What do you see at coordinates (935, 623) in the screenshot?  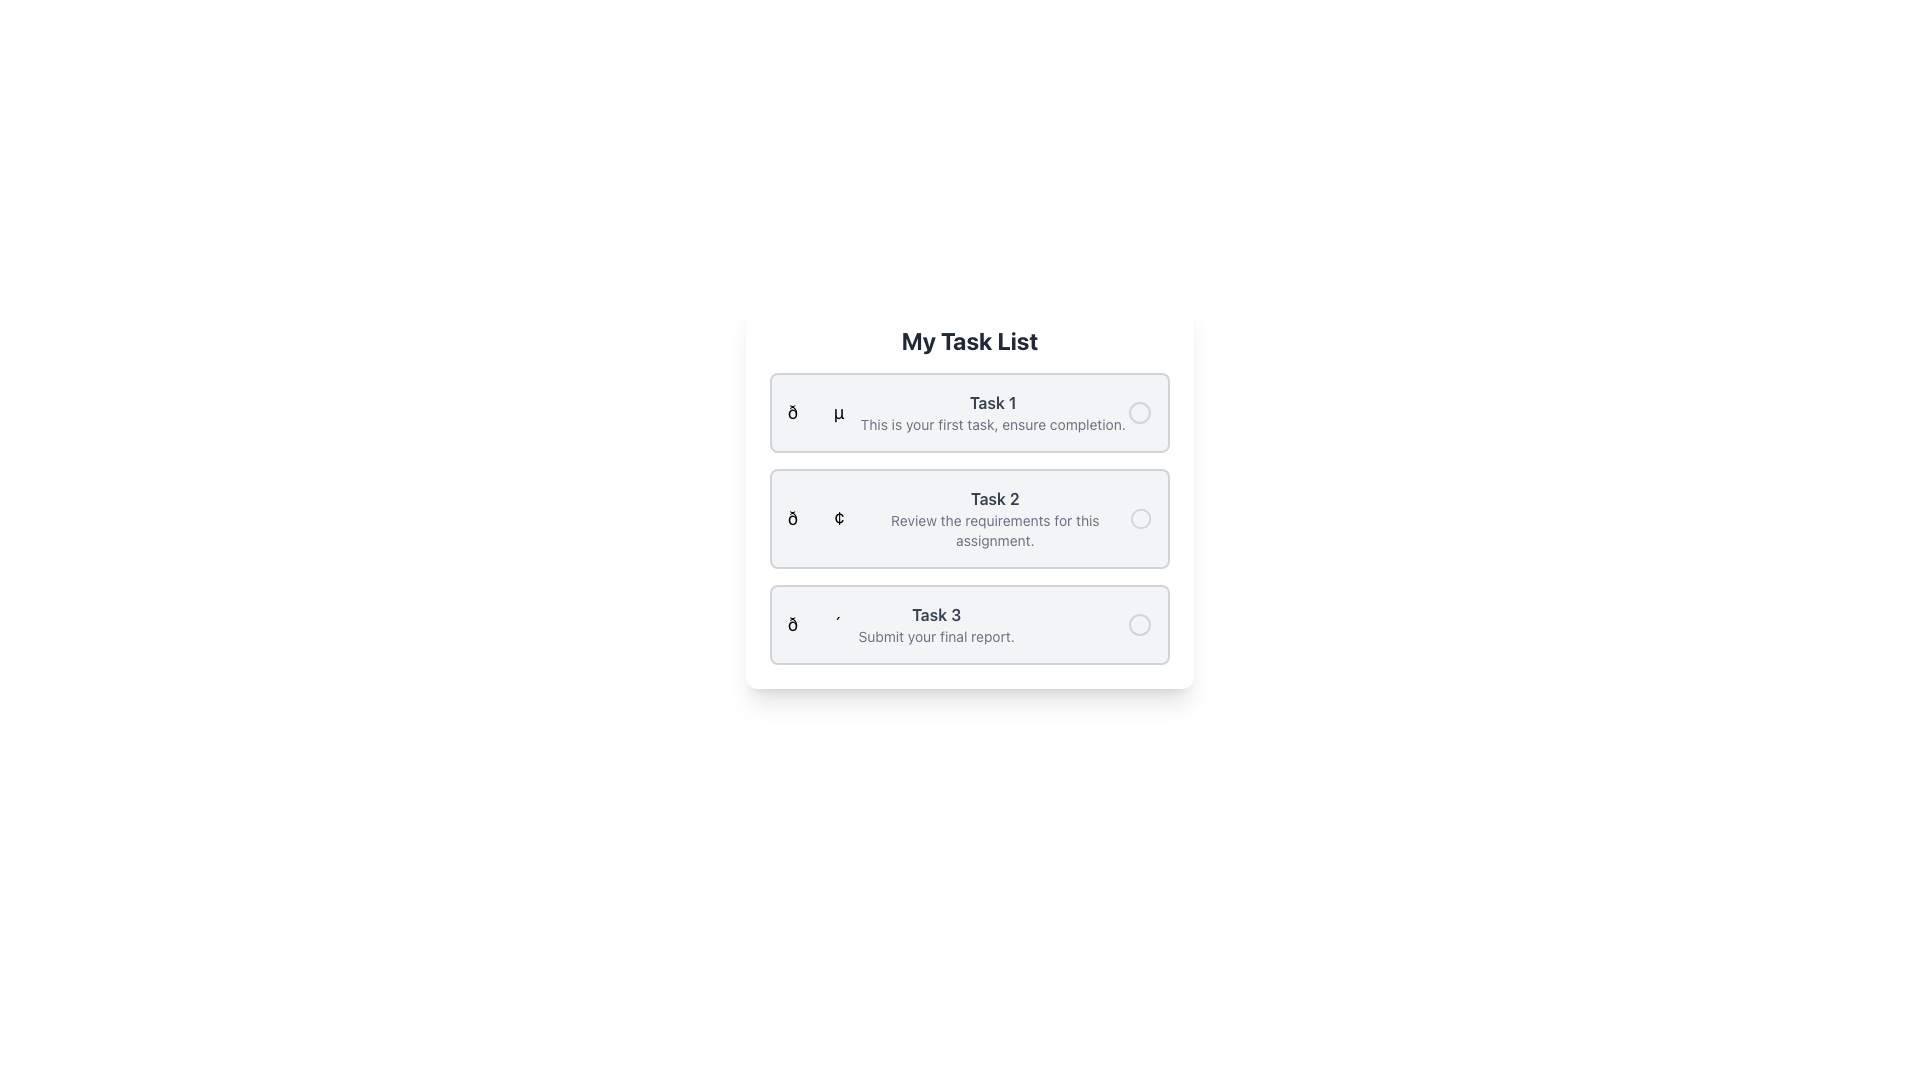 I see `the Text element containing the header 'Task 3' and subheader 'Submit your final report.' which is centrally aligned within its interactive card` at bounding box center [935, 623].